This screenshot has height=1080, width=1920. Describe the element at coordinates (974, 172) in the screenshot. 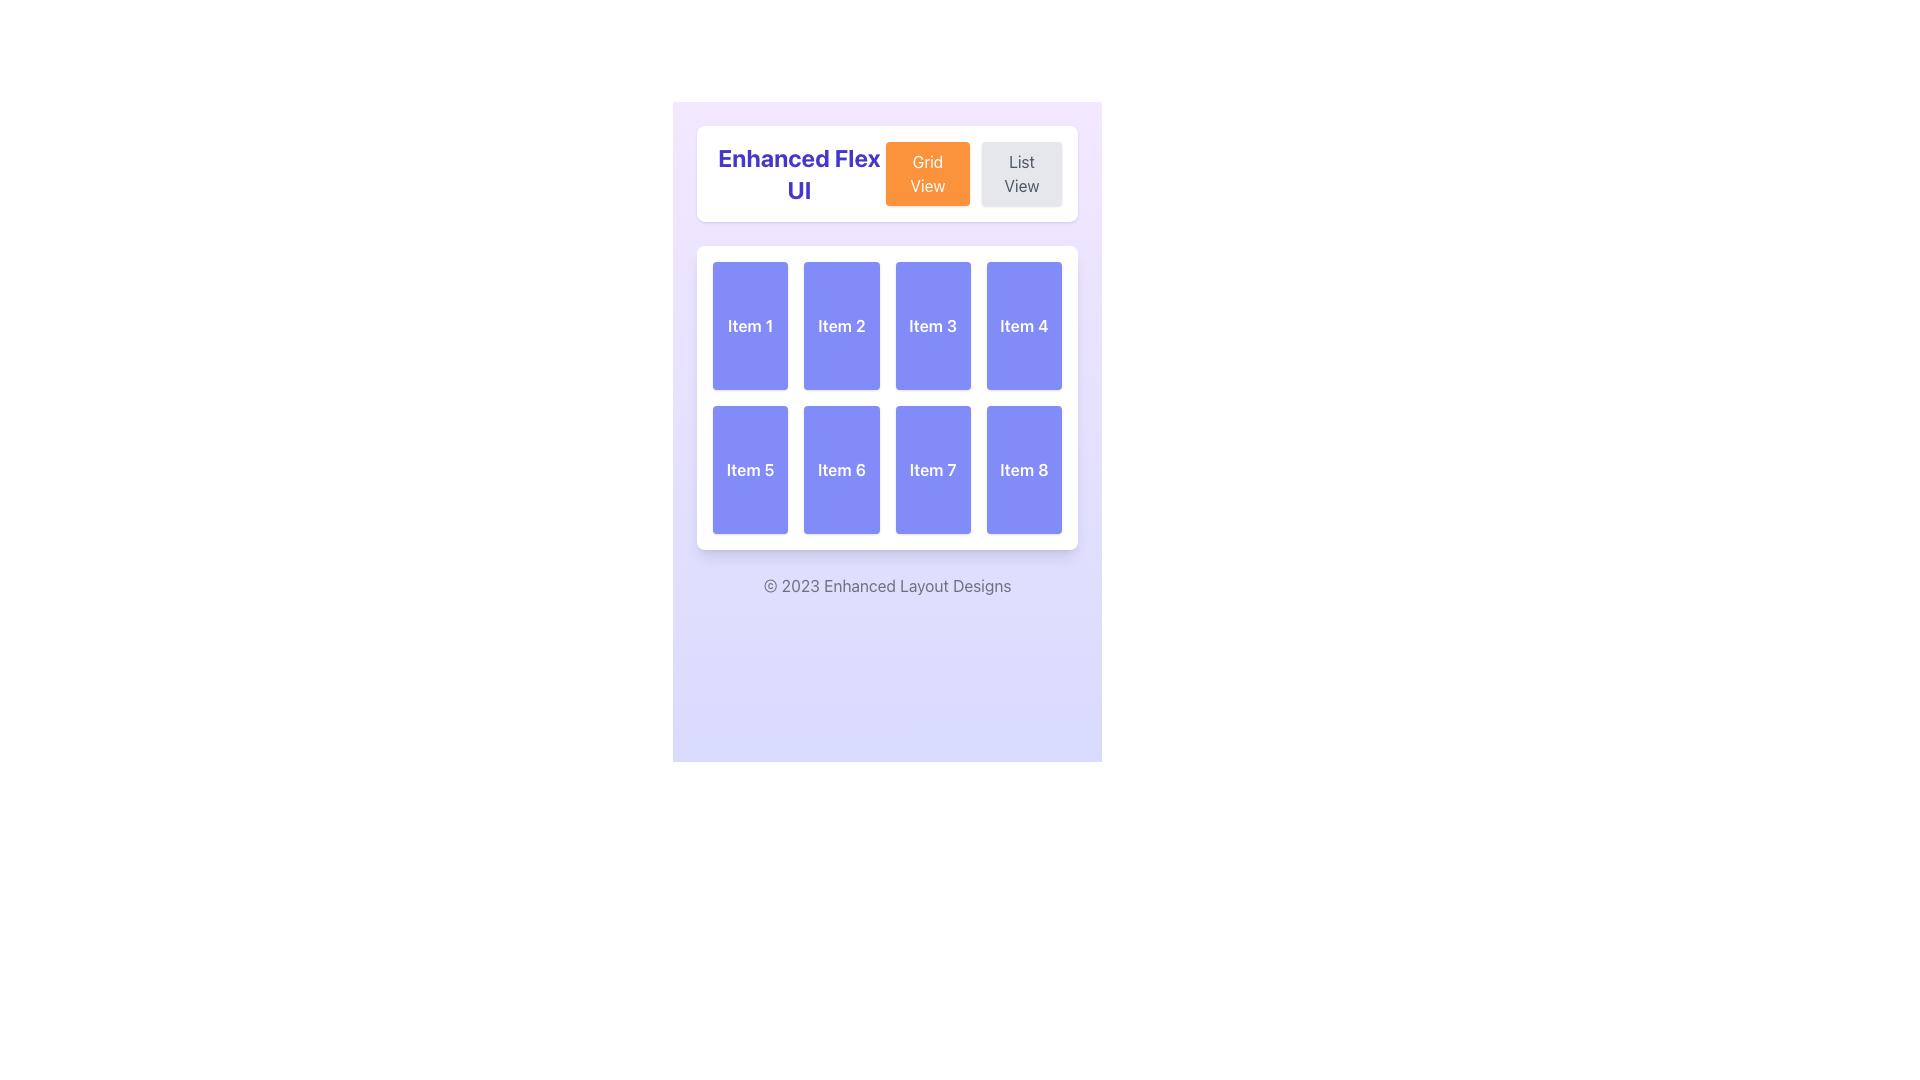

I see `the 'Grid View' button in the Button Group` at that location.